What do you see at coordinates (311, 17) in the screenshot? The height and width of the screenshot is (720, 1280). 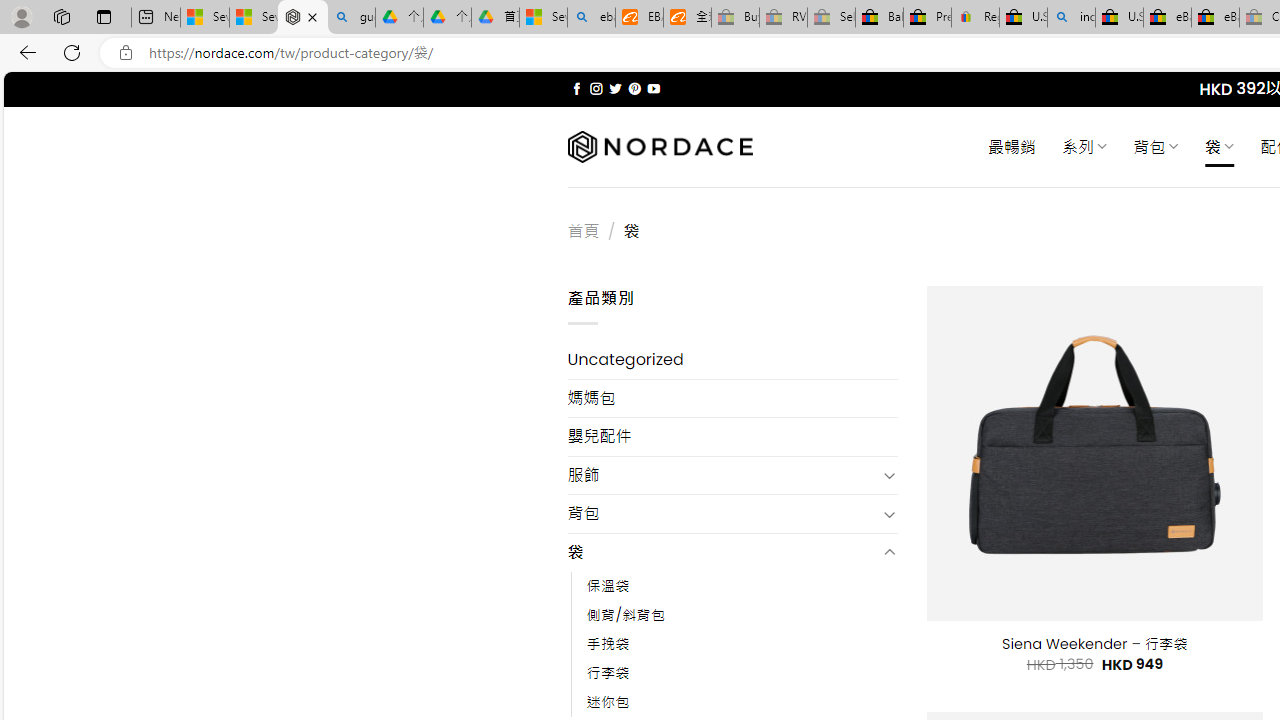 I see `'Close tab'` at bounding box center [311, 17].